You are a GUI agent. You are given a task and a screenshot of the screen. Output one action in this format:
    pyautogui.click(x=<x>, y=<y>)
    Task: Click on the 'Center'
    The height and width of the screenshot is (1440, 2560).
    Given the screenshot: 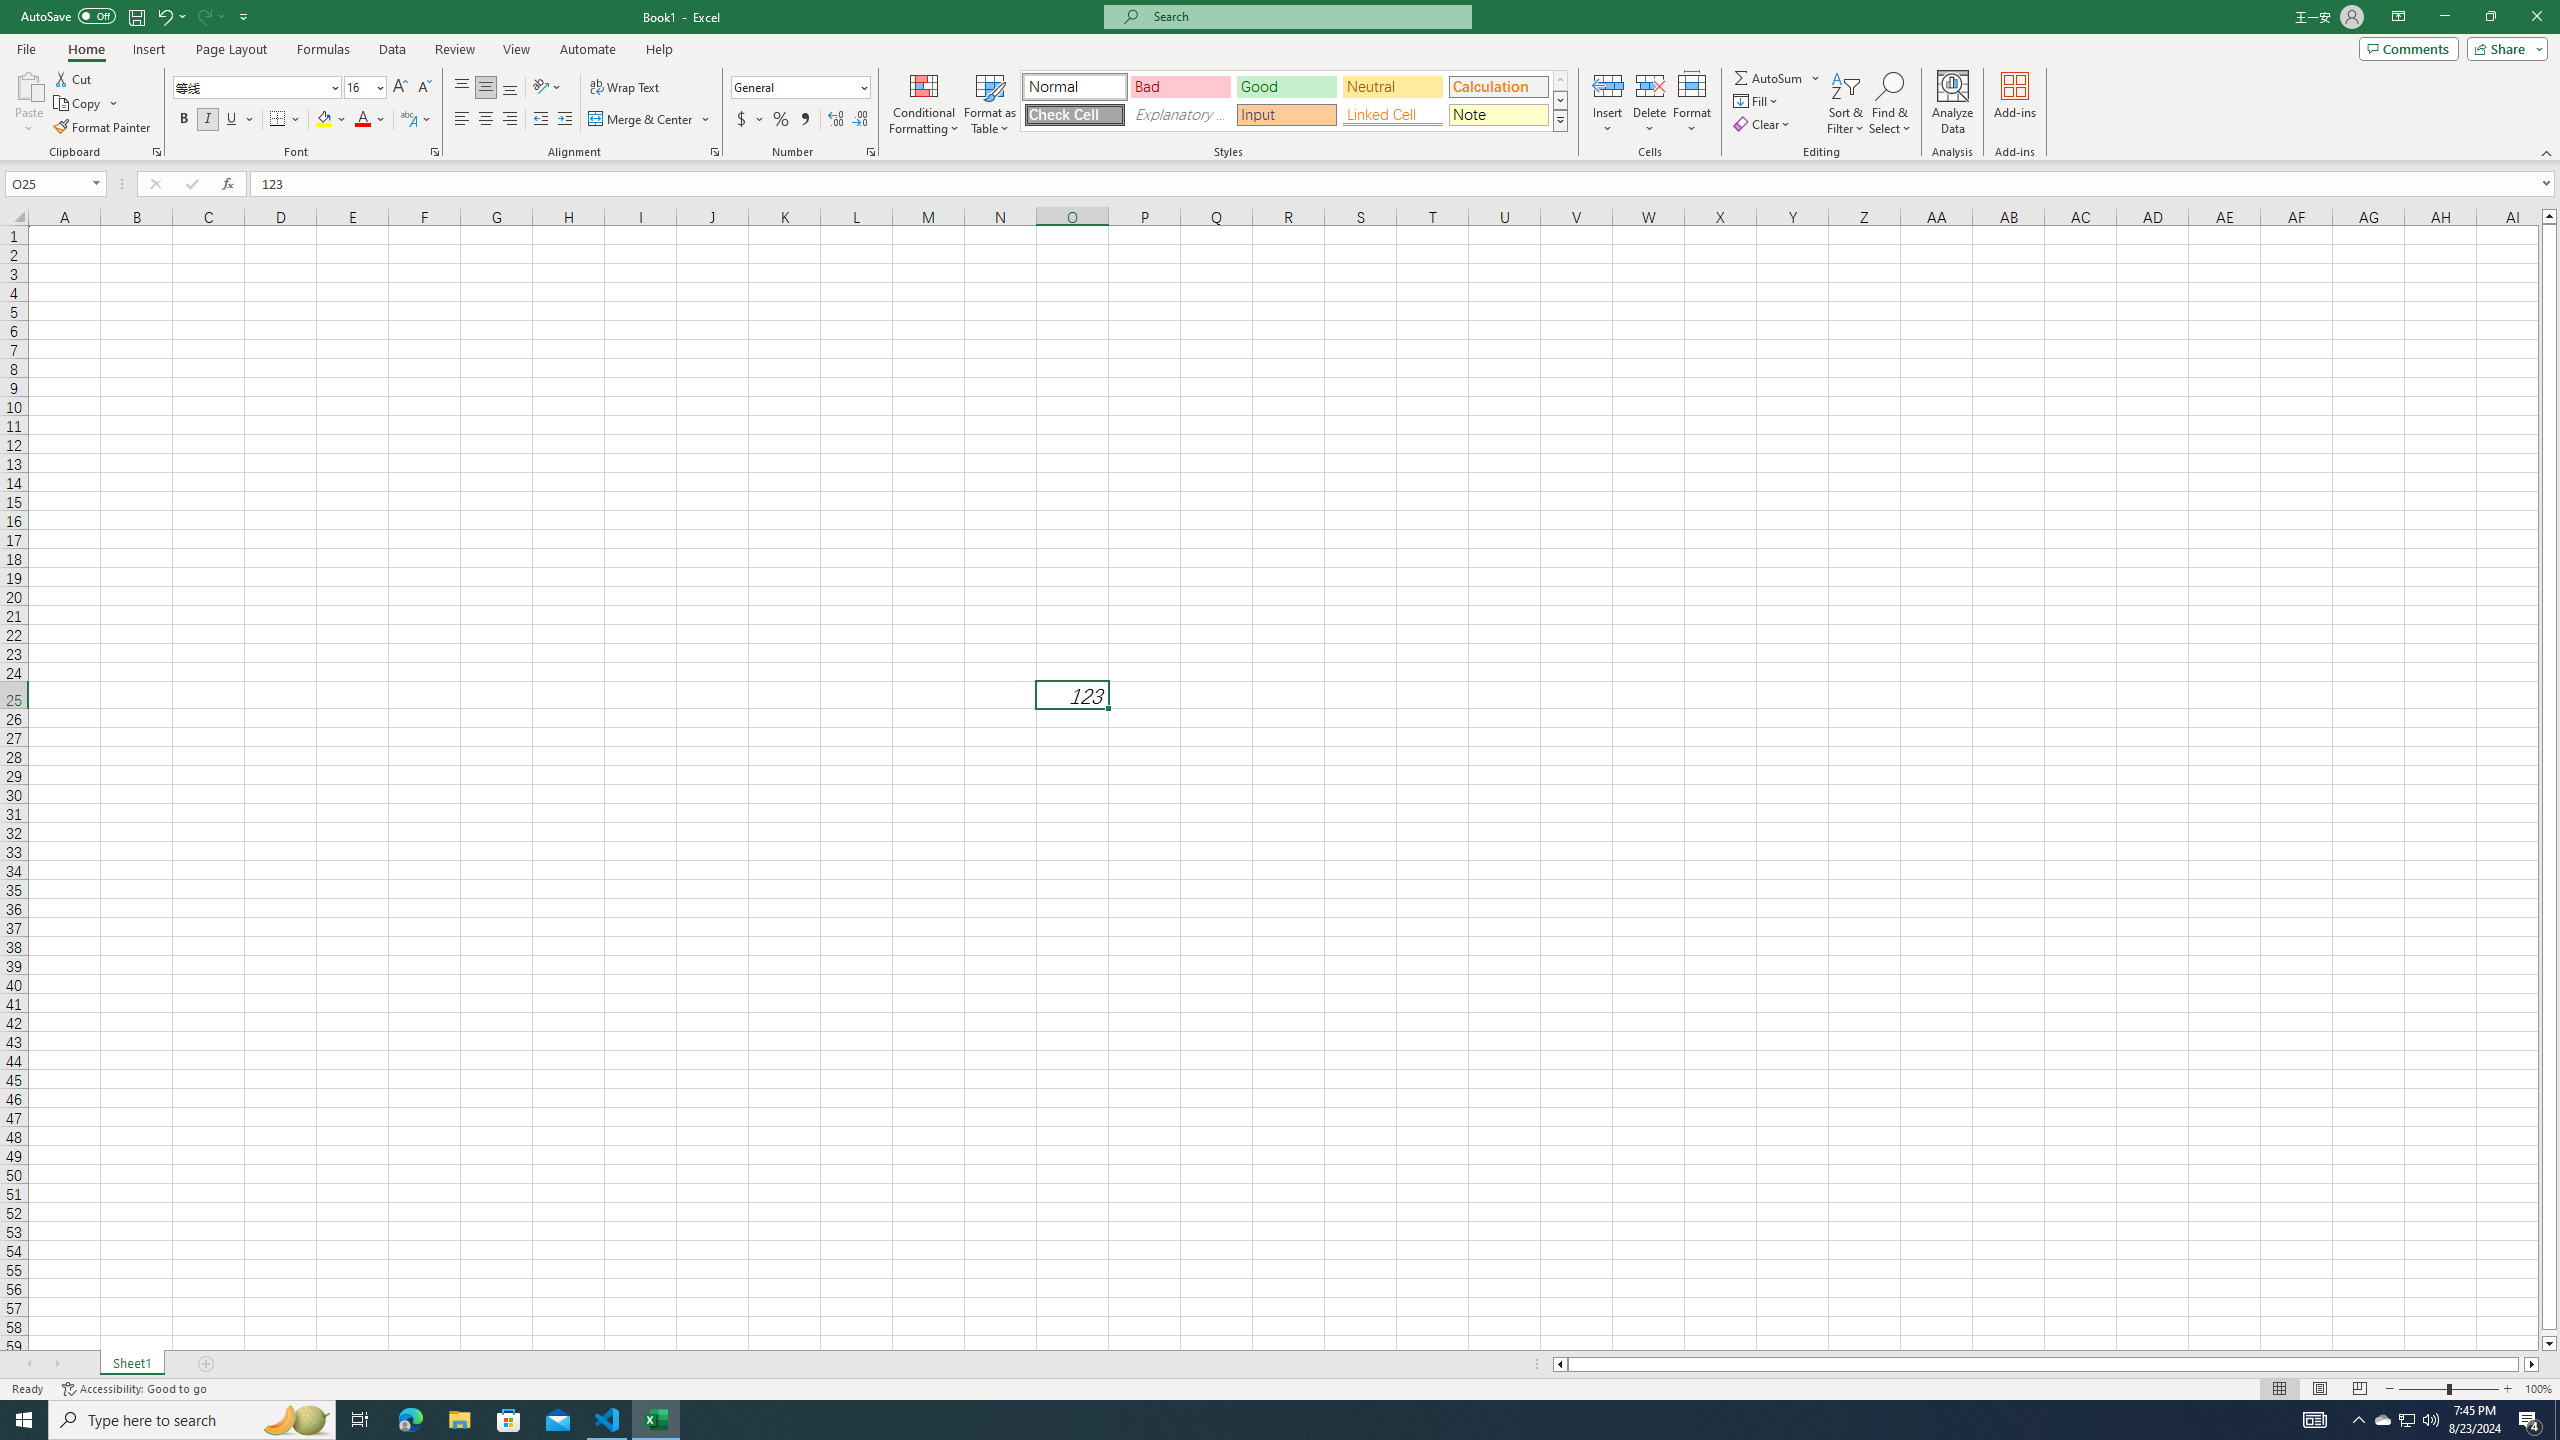 What is the action you would take?
    pyautogui.click(x=485, y=118)
    